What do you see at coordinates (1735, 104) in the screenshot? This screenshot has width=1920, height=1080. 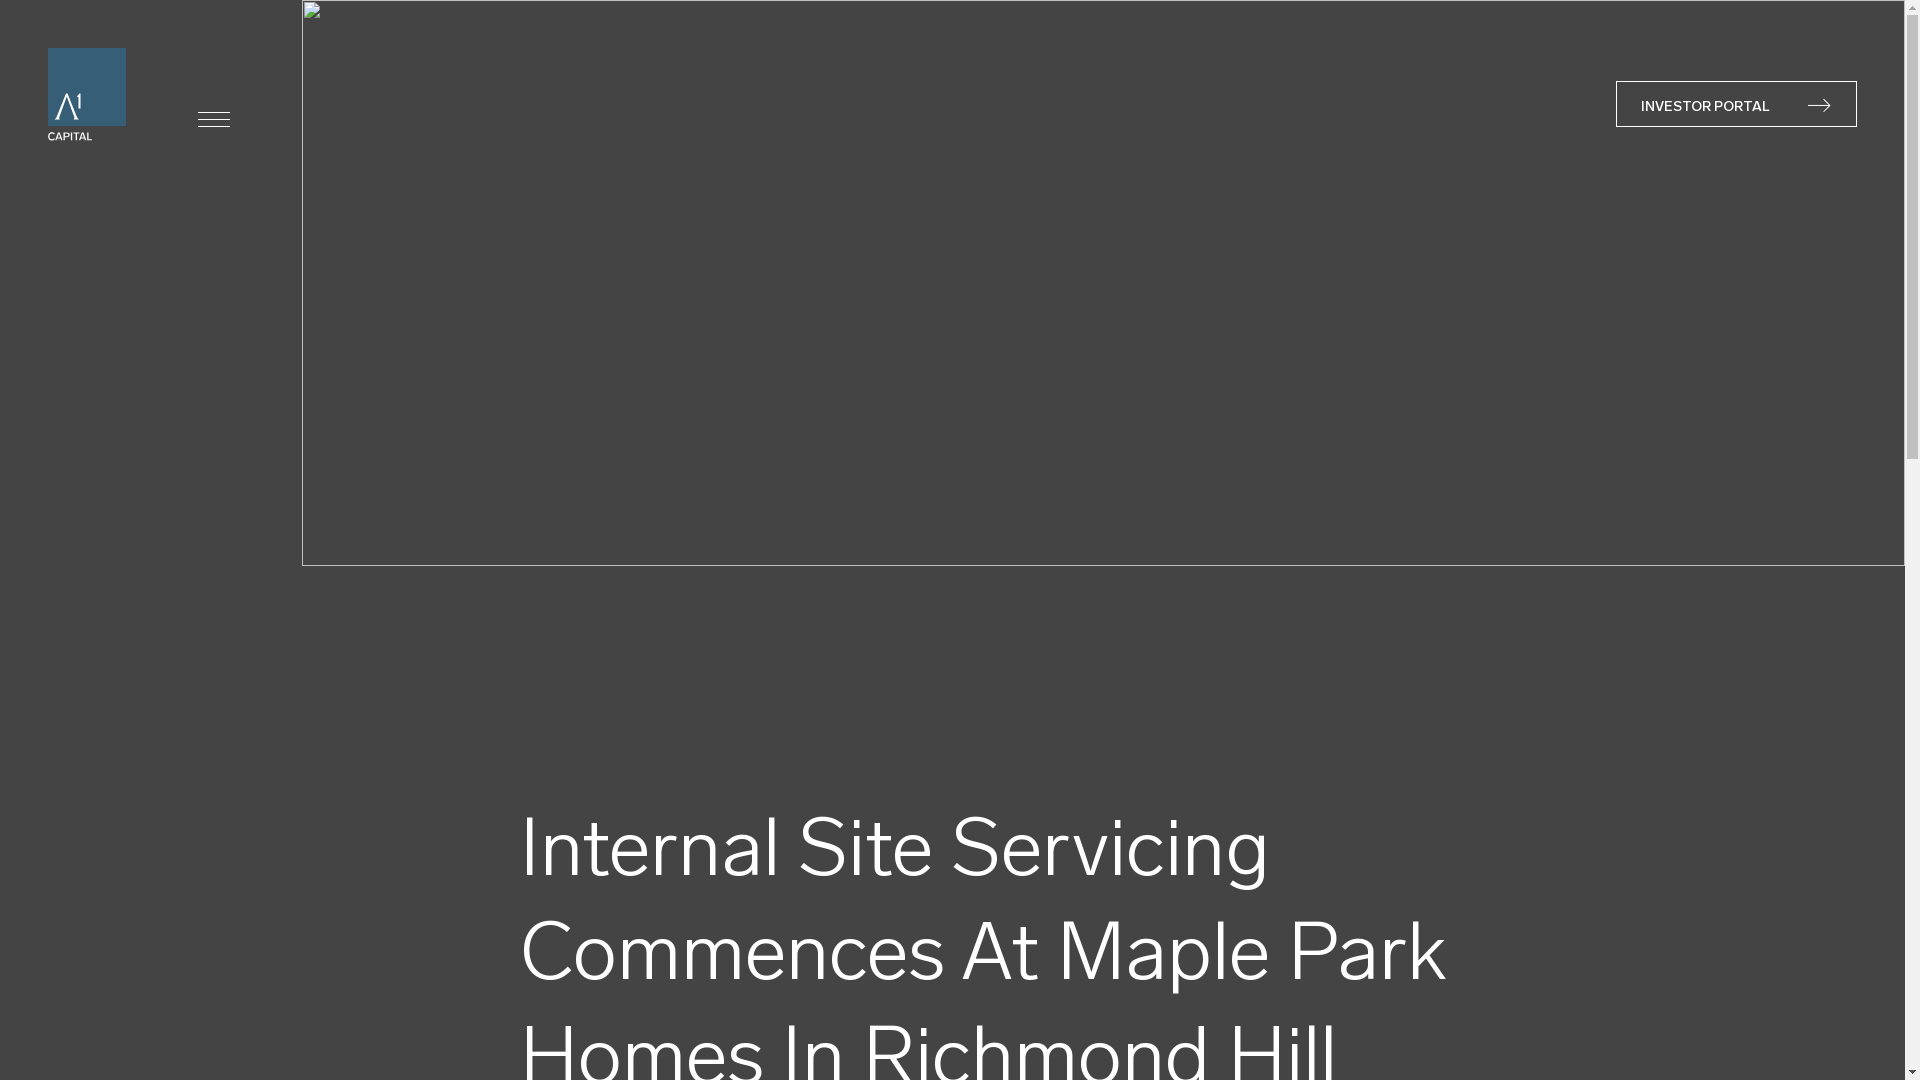 I see `'INVESTOR PORTAL'` at bounding box center [1735, 104].